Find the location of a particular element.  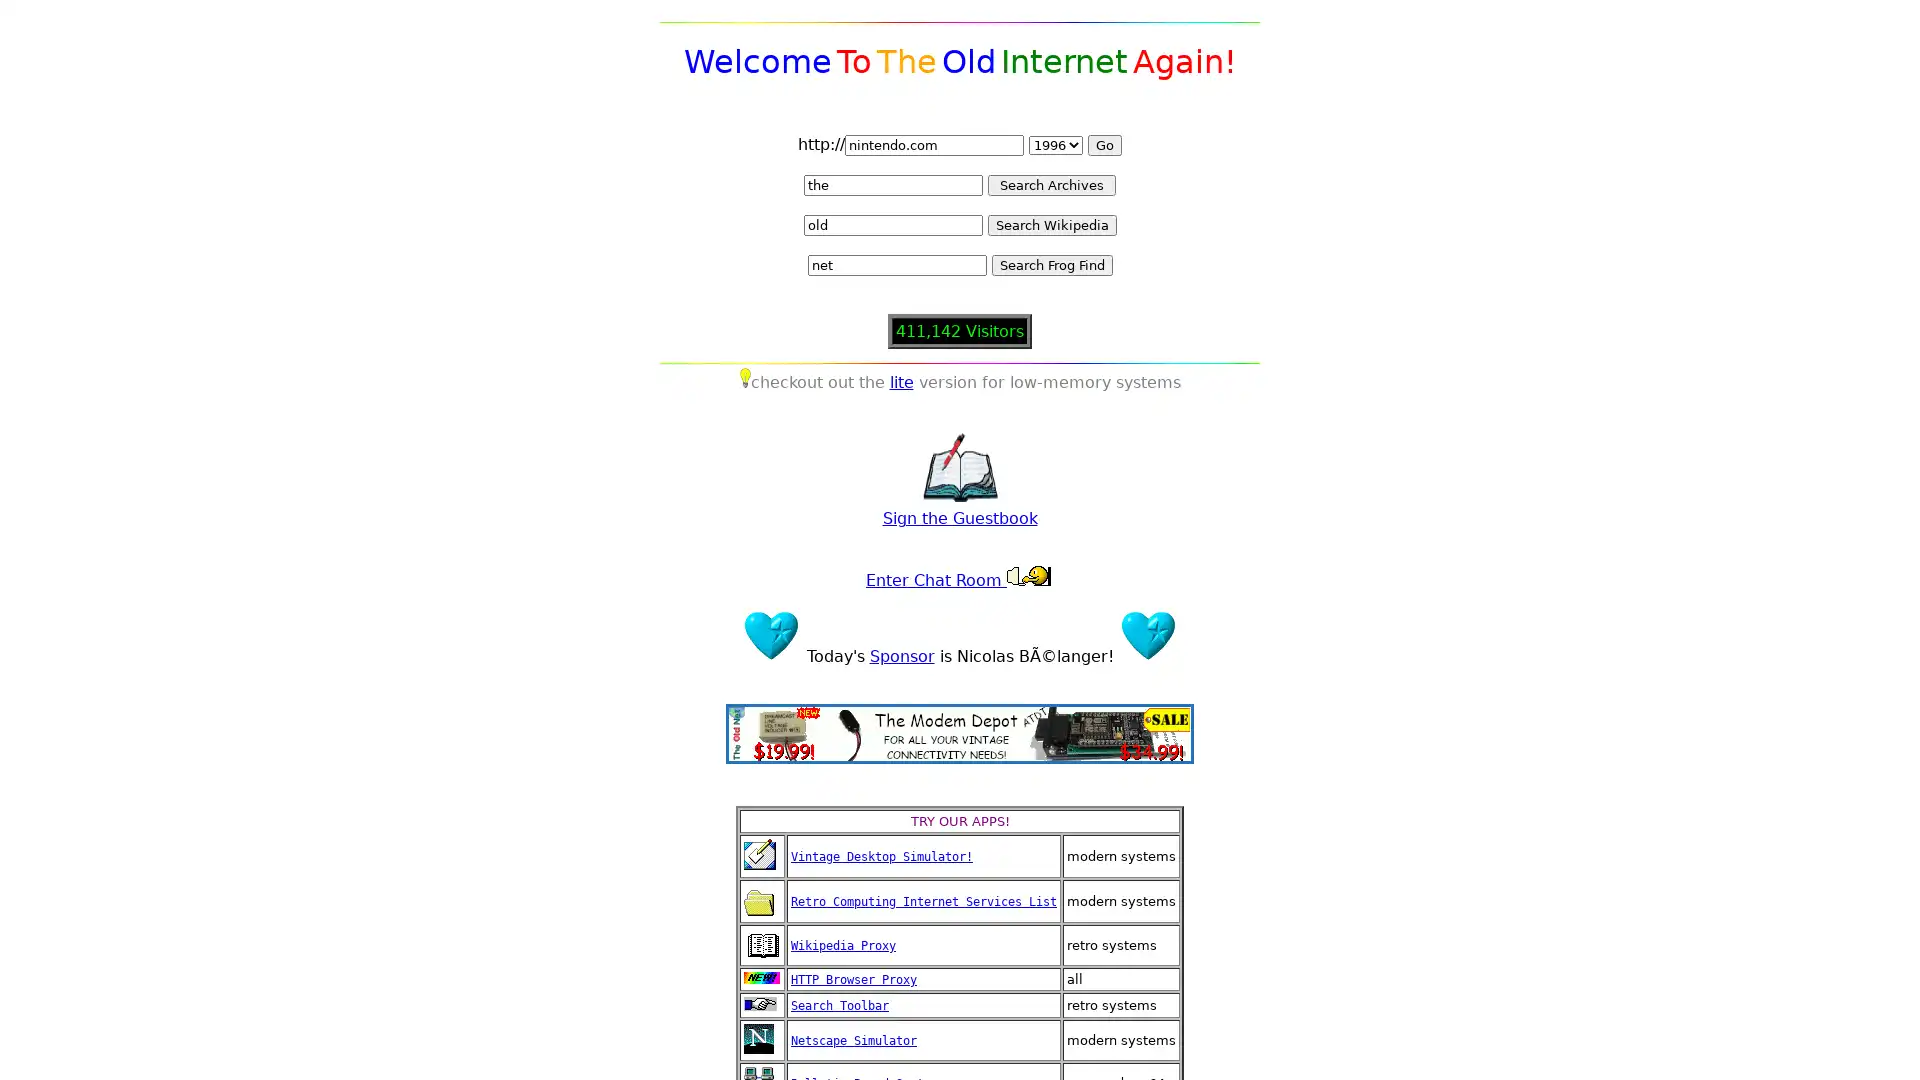

Go is located at coordinates (1103, 144).